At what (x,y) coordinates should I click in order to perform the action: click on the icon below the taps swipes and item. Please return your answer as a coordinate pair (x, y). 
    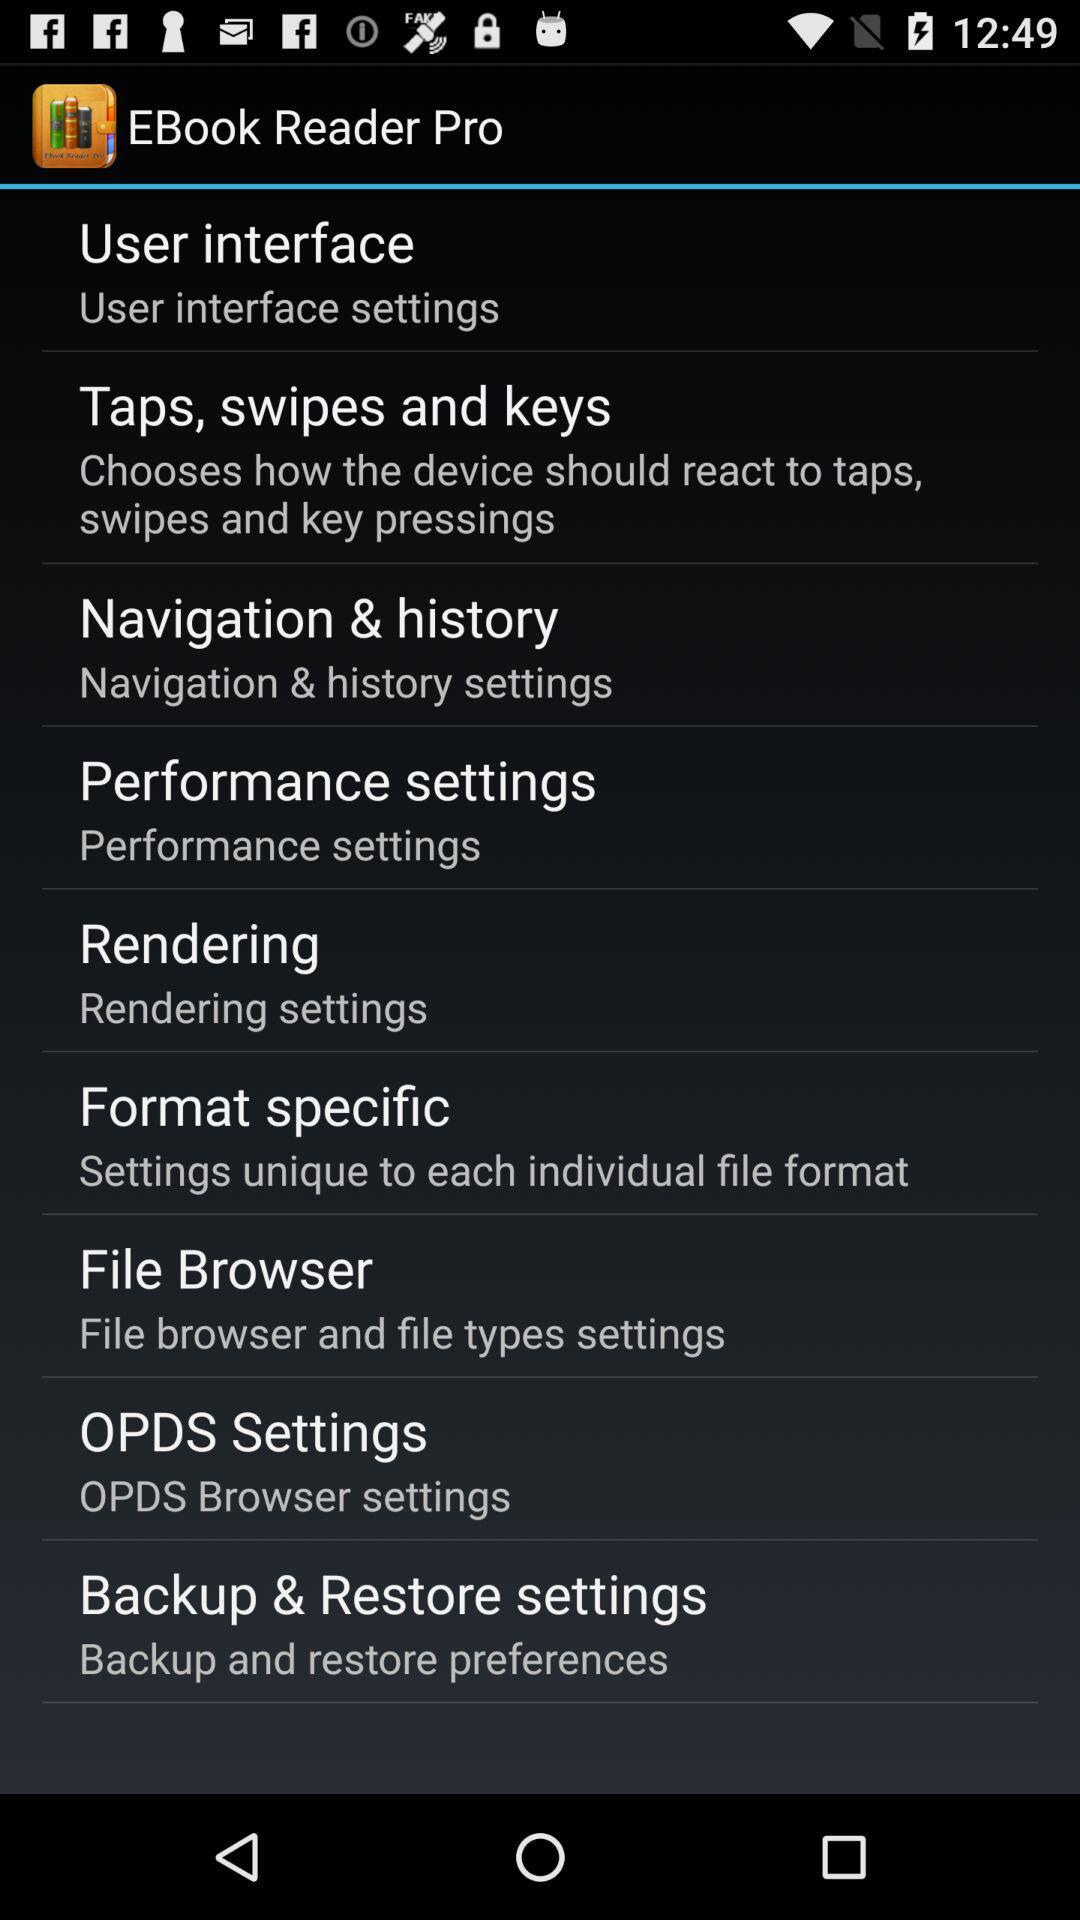
    Looking at the image, I should click on (536, 493).